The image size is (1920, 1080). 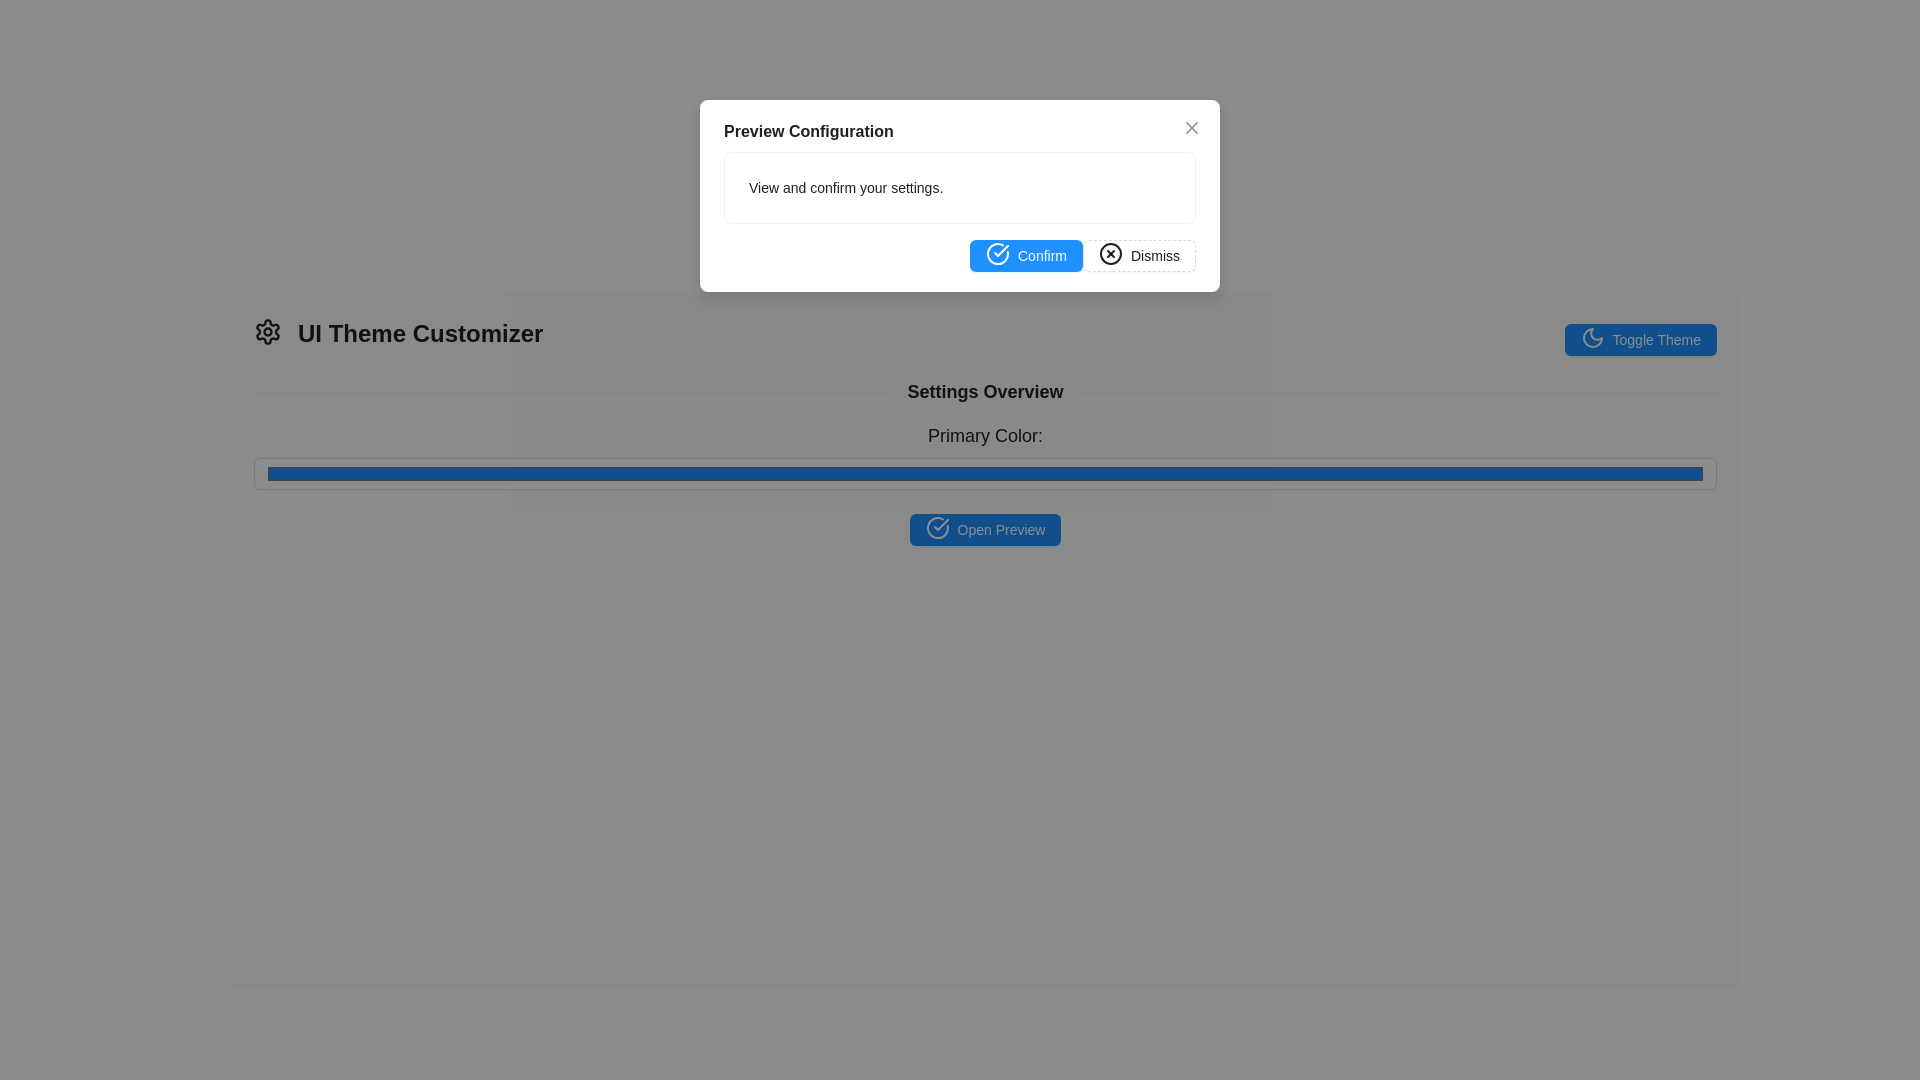 I want to click on the 'Open Preview' text label located inside the button at the bottom center of the interface to see context options, so click(x=1001, y=528).